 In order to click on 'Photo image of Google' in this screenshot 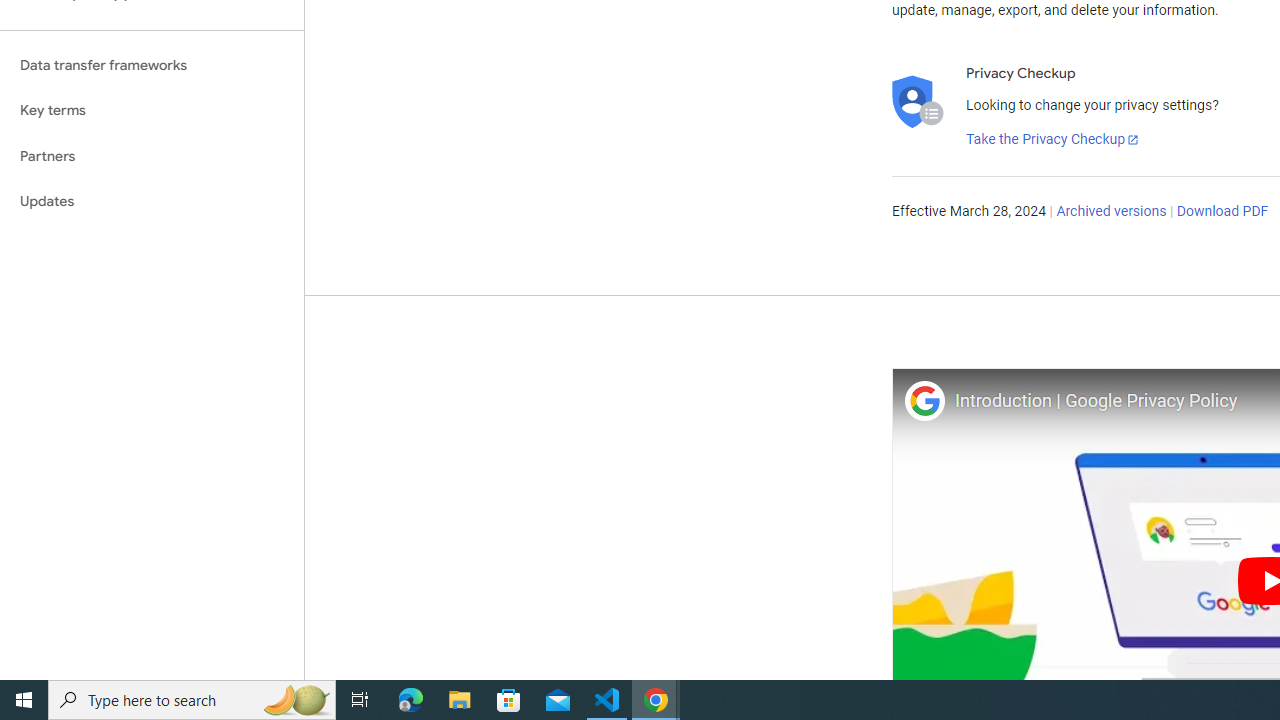, I will do `click(923, 400)`.